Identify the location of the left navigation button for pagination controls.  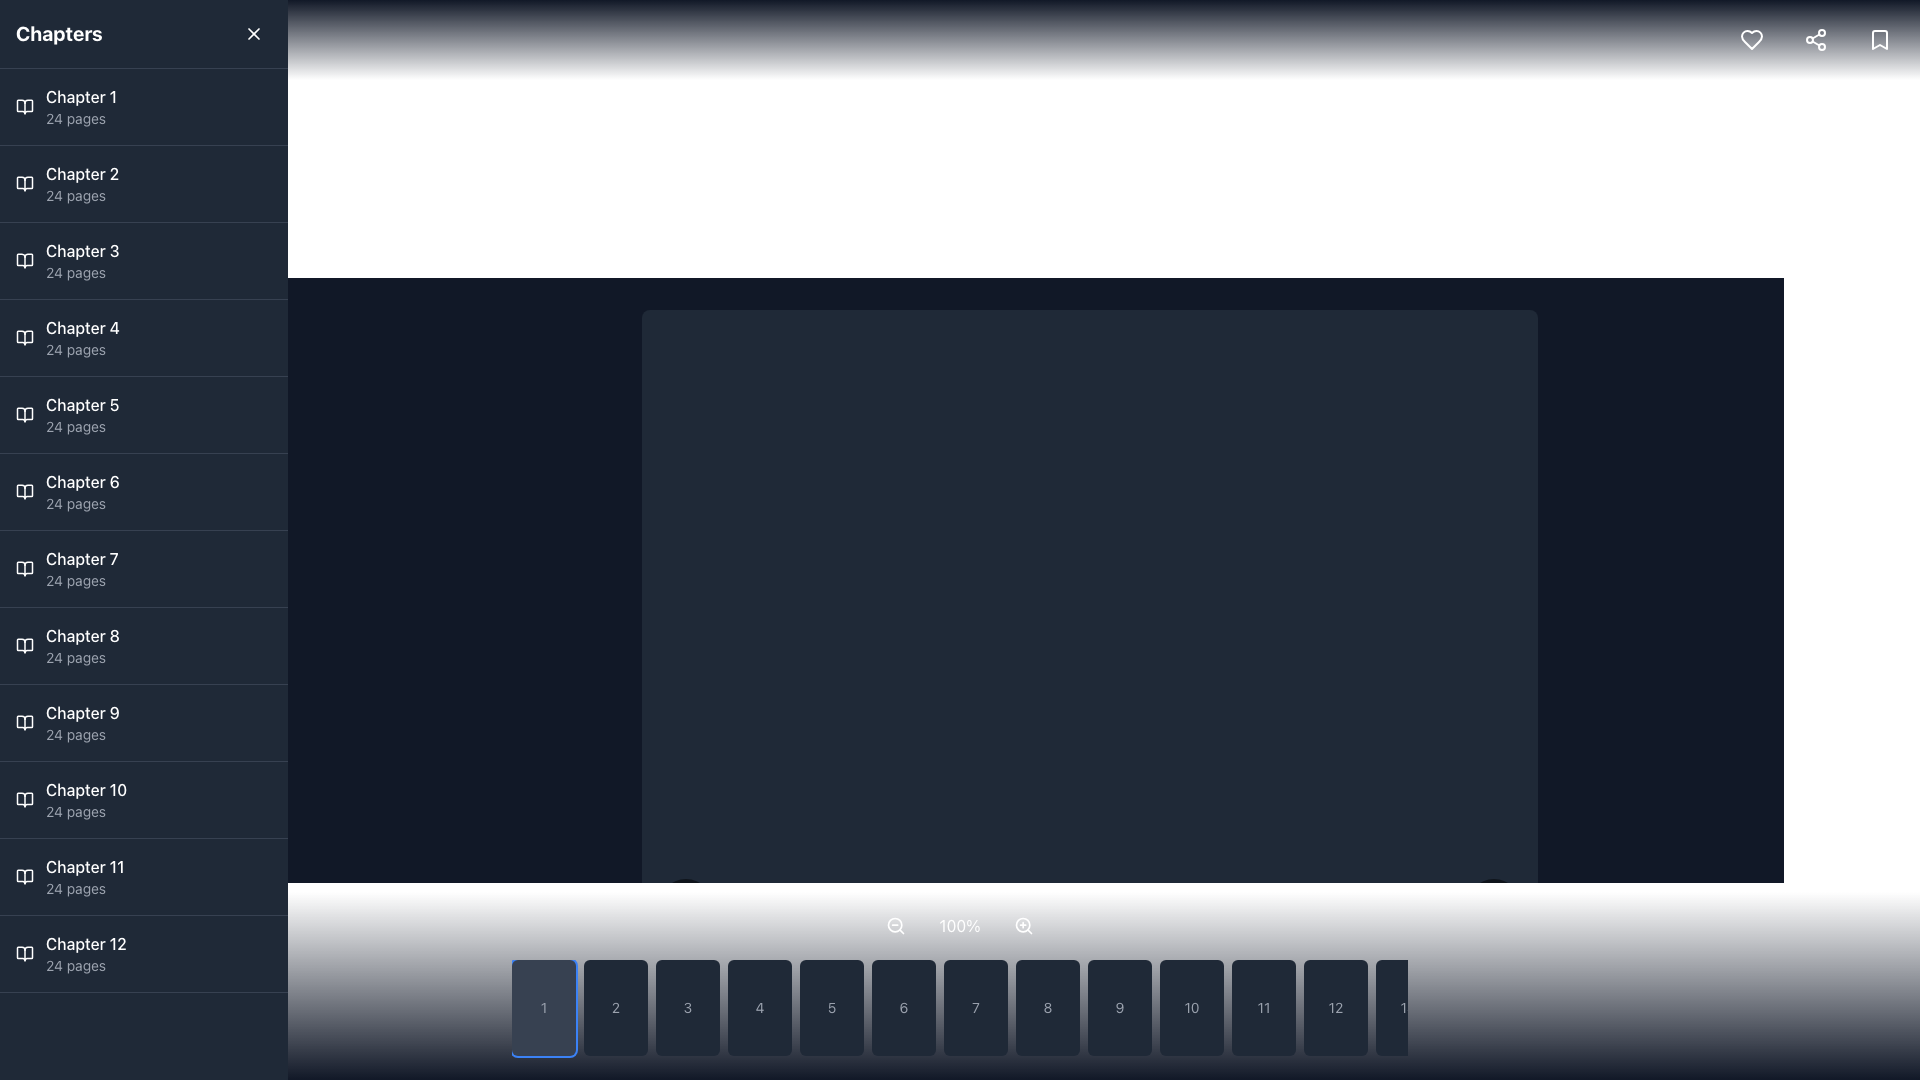
(685, 907).